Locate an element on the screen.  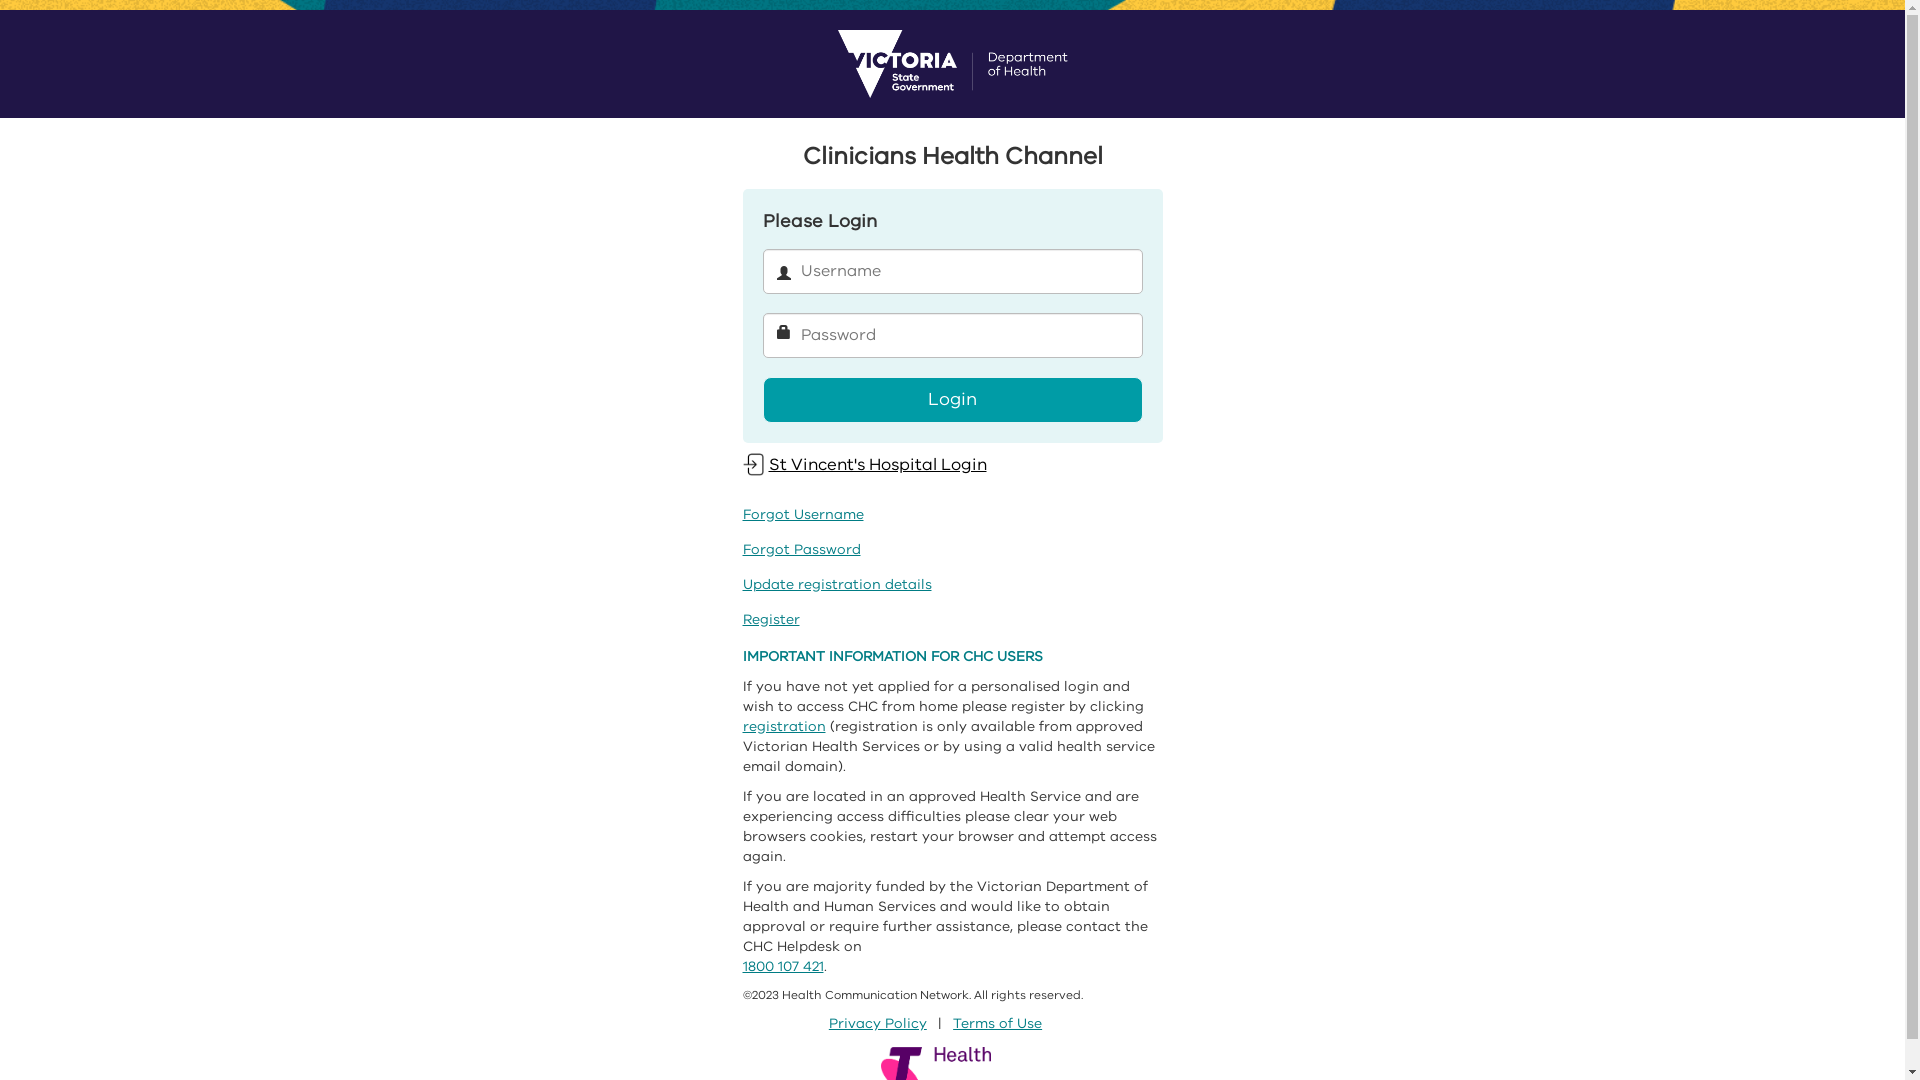
'Login' is located at coordinates (950, 400).